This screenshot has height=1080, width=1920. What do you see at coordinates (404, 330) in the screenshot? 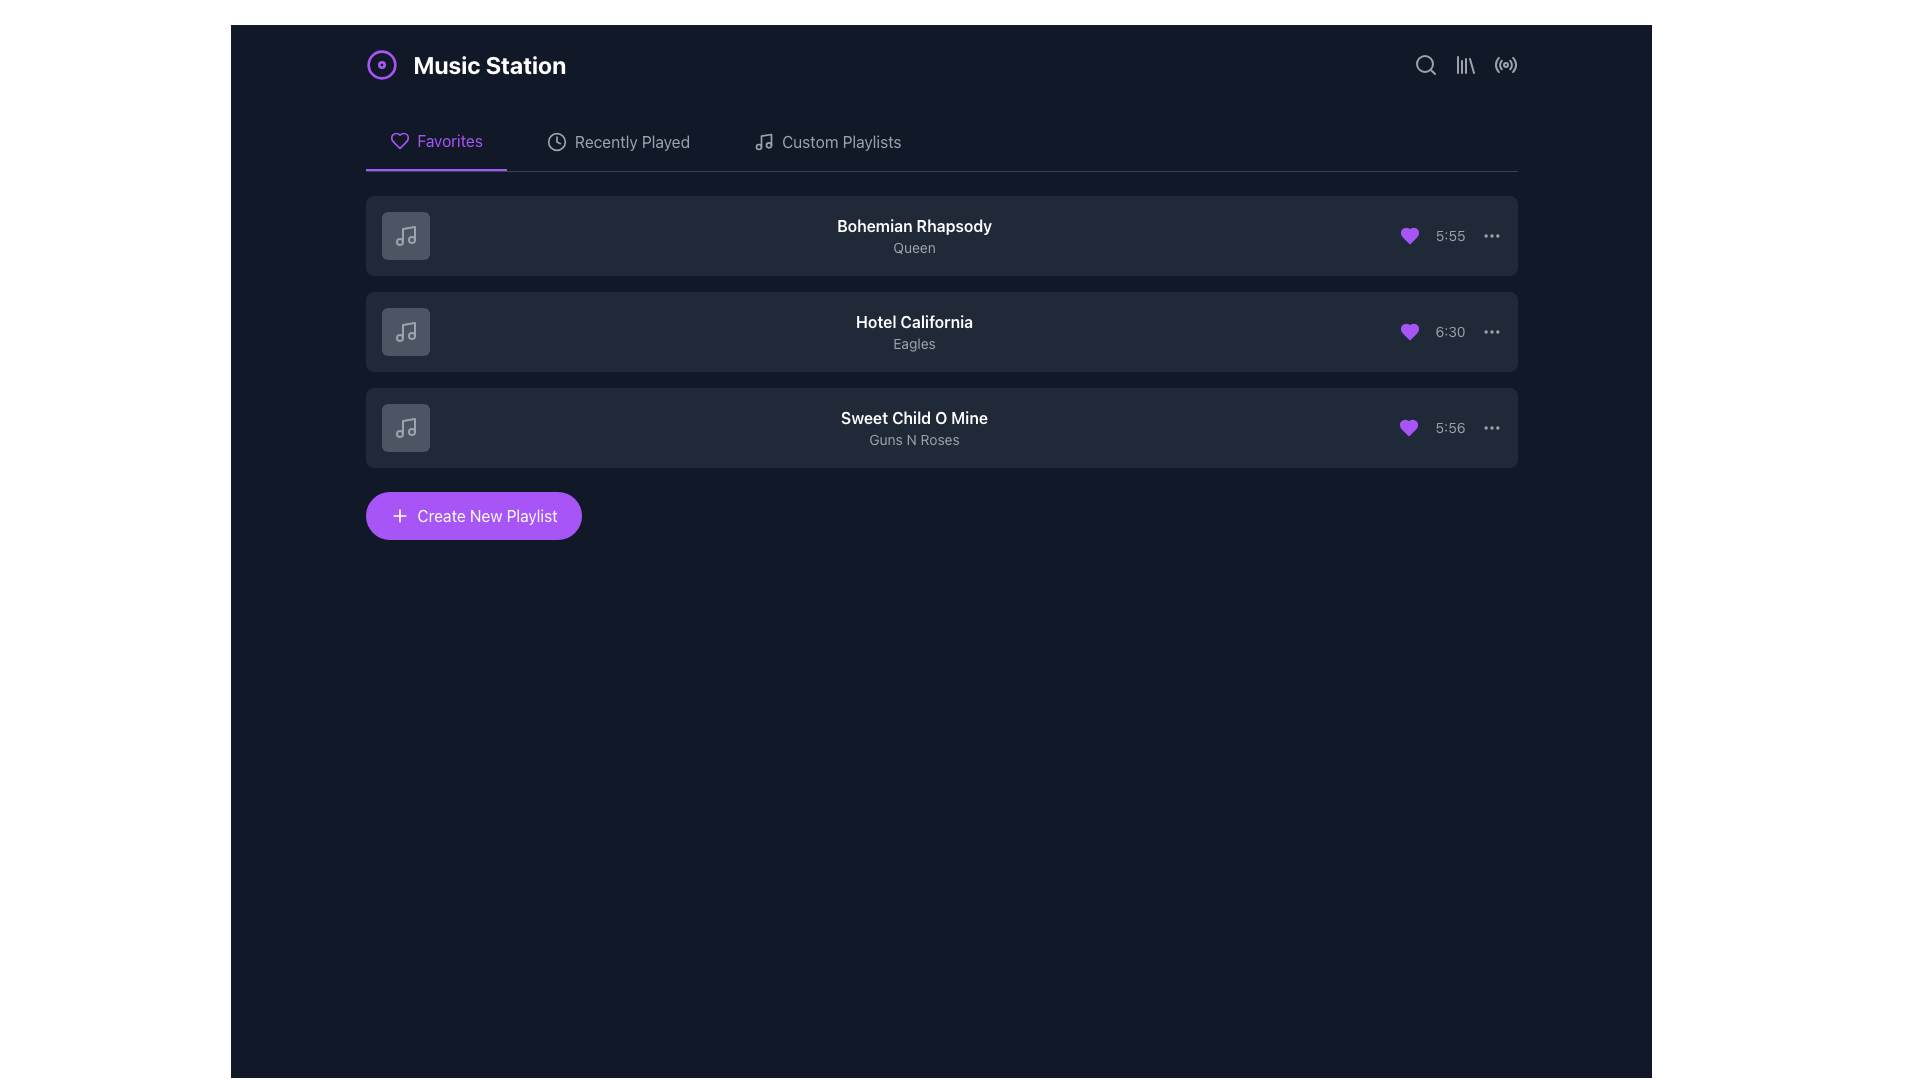
I see `the decorative icon button representing a musical item in the playlist, located to the left of the text 'Hotel California' by the Eagles in the 'Favorites' section` at bounding box center [404, 330].